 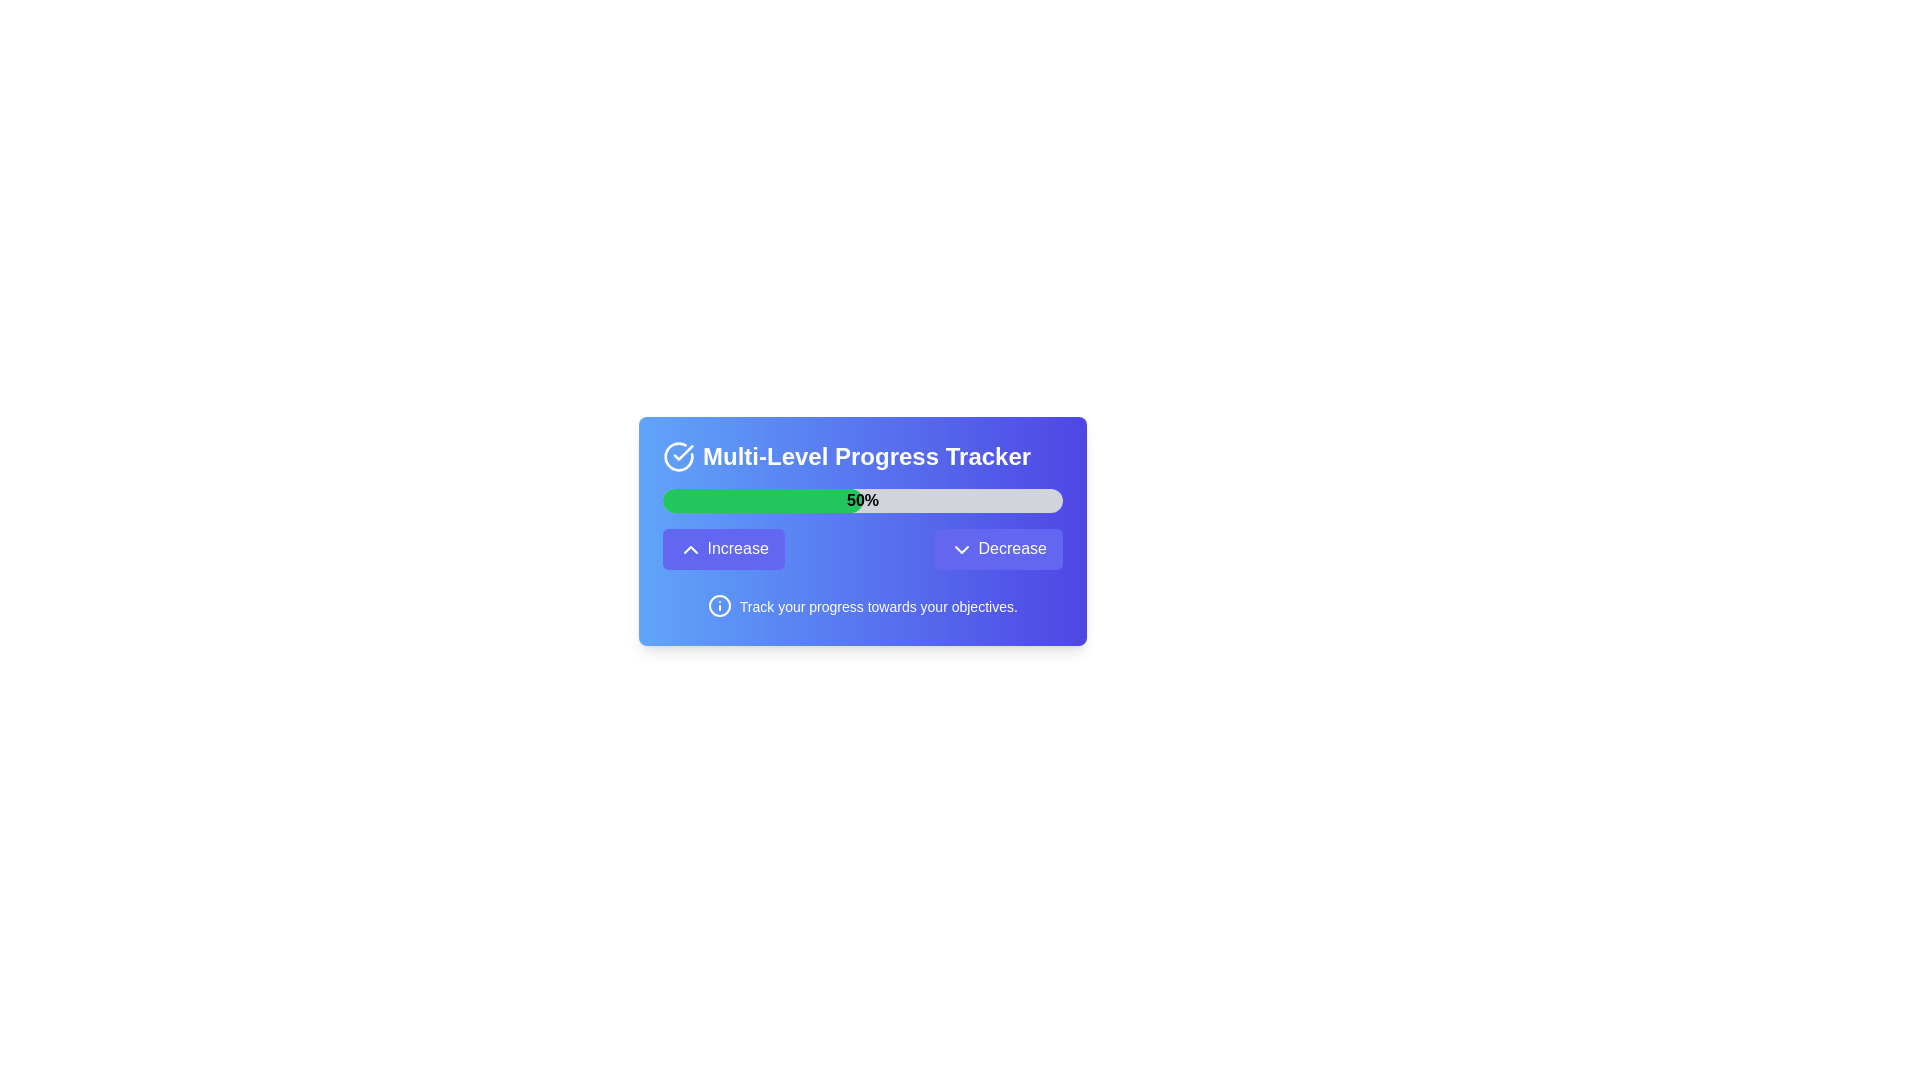 I want to click on the 'Decrease' button located on the right side of the 'Increase' button in the horizontal layout below the 'Multi-Level Progress Tracker' title, so click(x=998, y=549).